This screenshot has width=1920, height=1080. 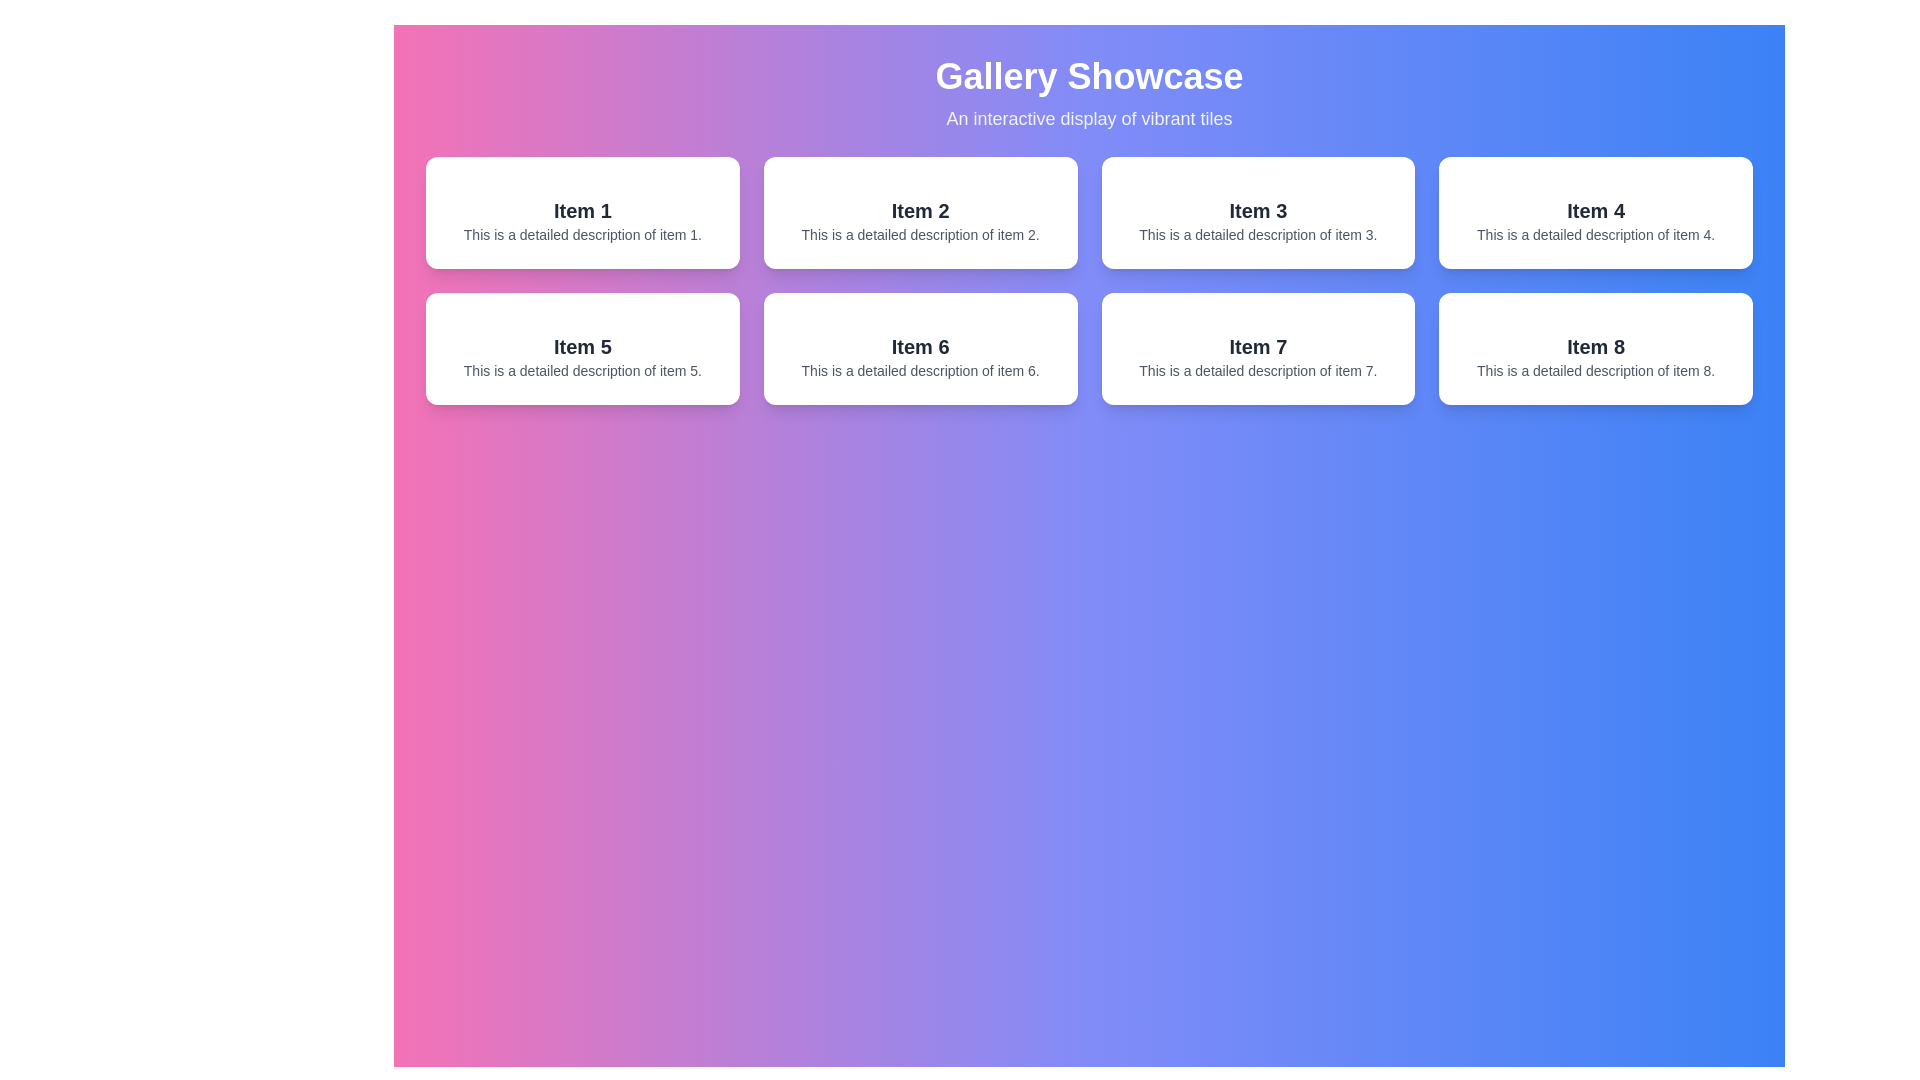 What do you see at coordinates (581, 212) in the screenshot?
I see `the first informational card in the grid by moving the cursor to its center point` at bounding box center [581, 212].